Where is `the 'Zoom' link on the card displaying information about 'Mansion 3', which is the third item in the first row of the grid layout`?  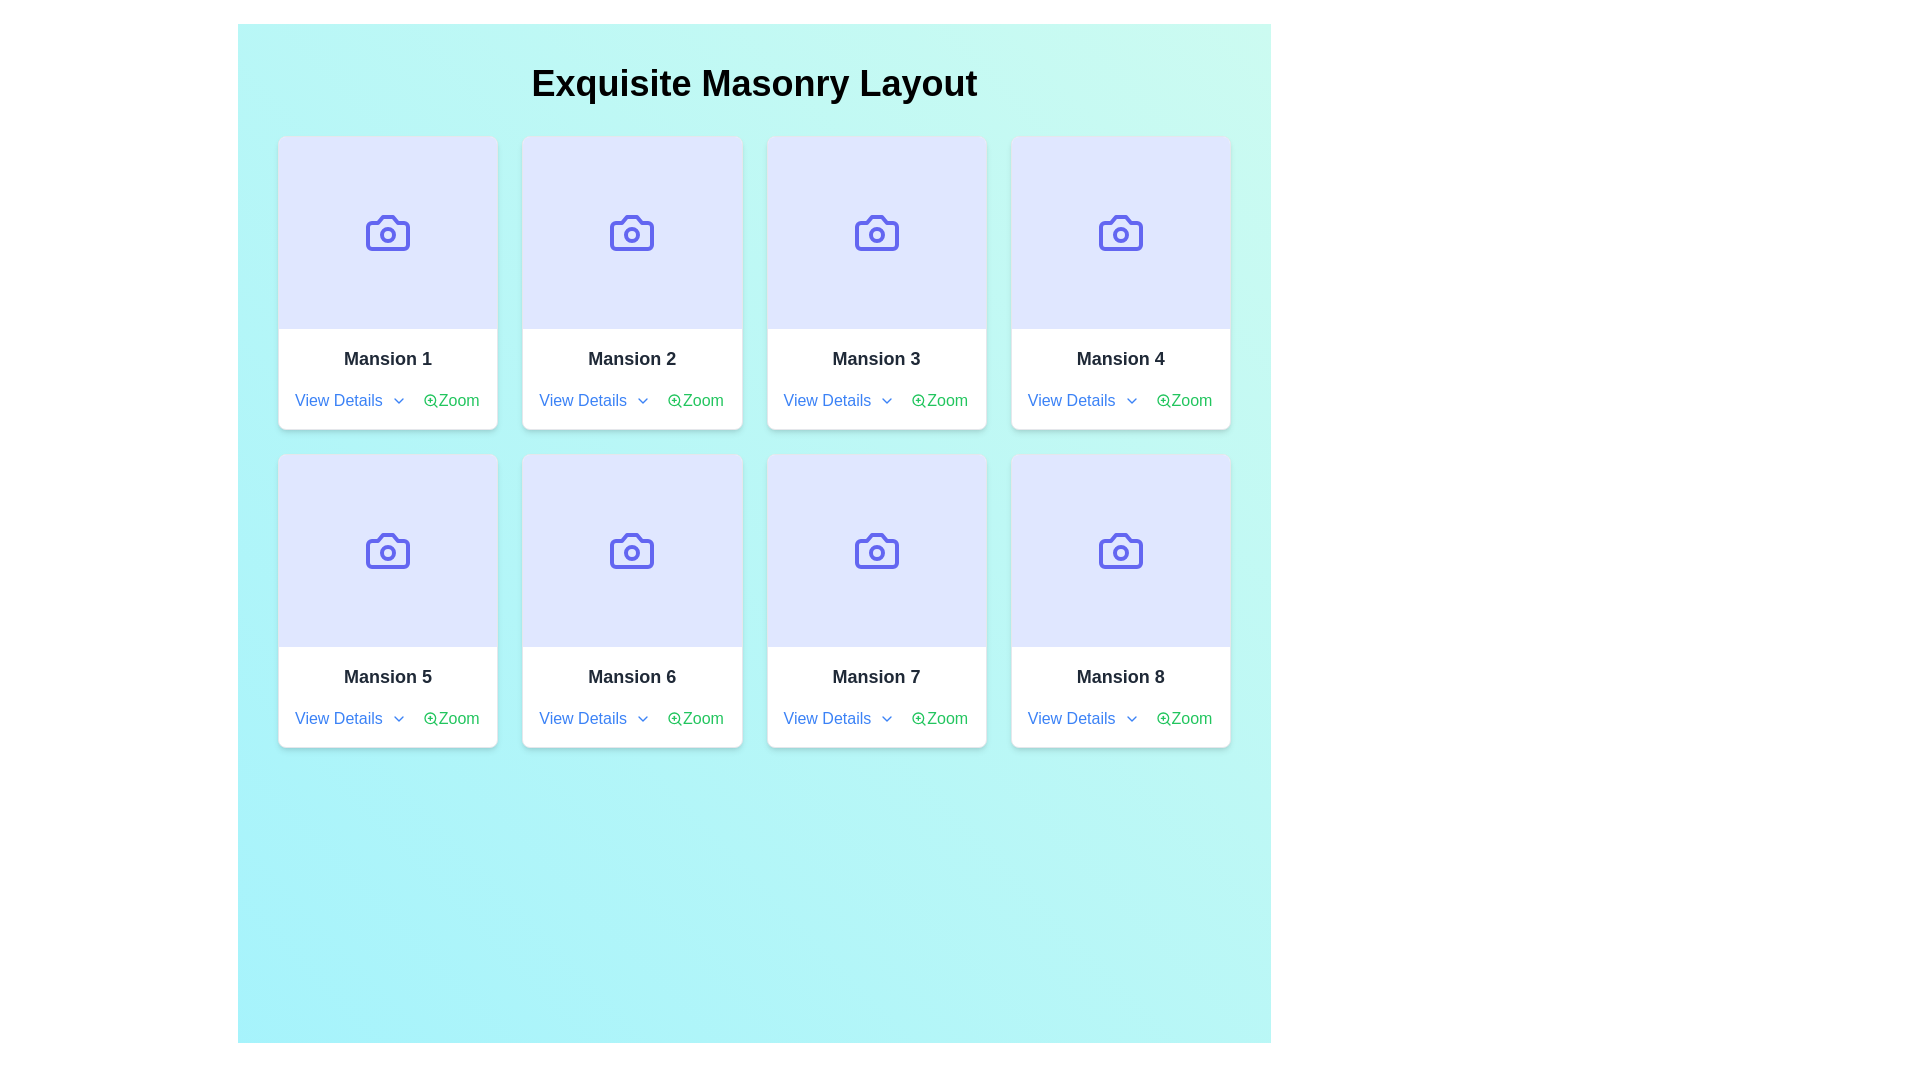 the 'Zoom' link on the card displaying information about 'Mansion 3', which is the third item in the first row of the grid layout is located at coordinates (876, 378).